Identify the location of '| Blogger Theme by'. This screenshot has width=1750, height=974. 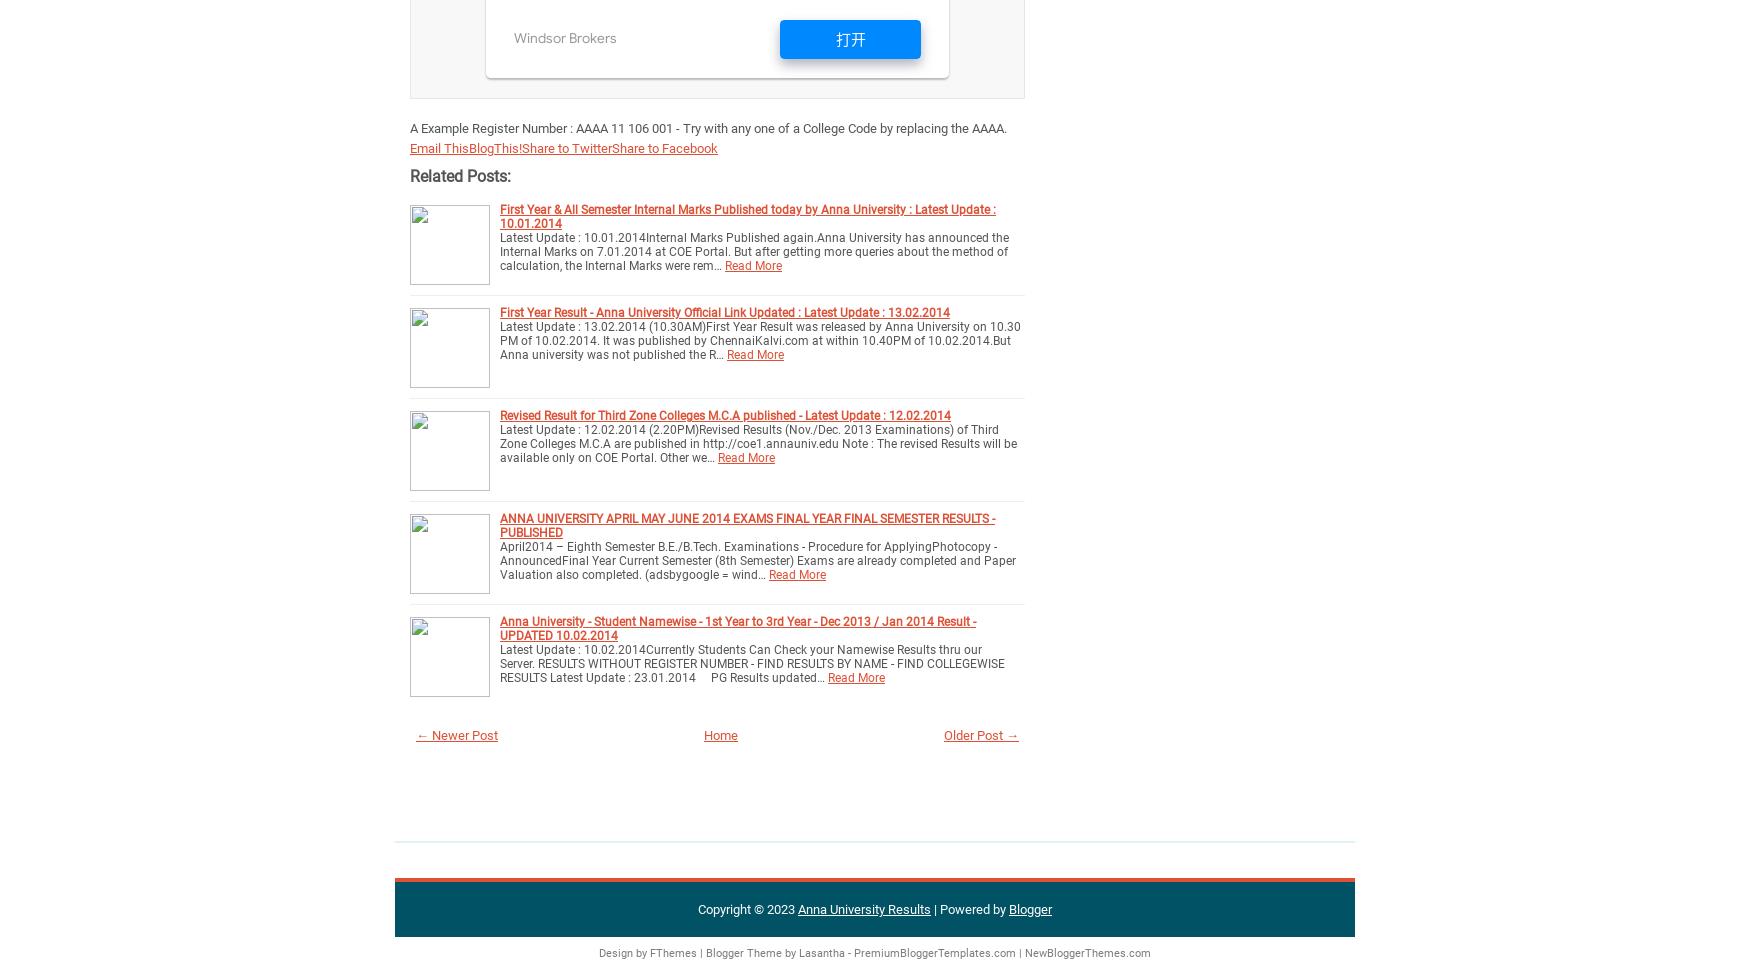
(747, 952).